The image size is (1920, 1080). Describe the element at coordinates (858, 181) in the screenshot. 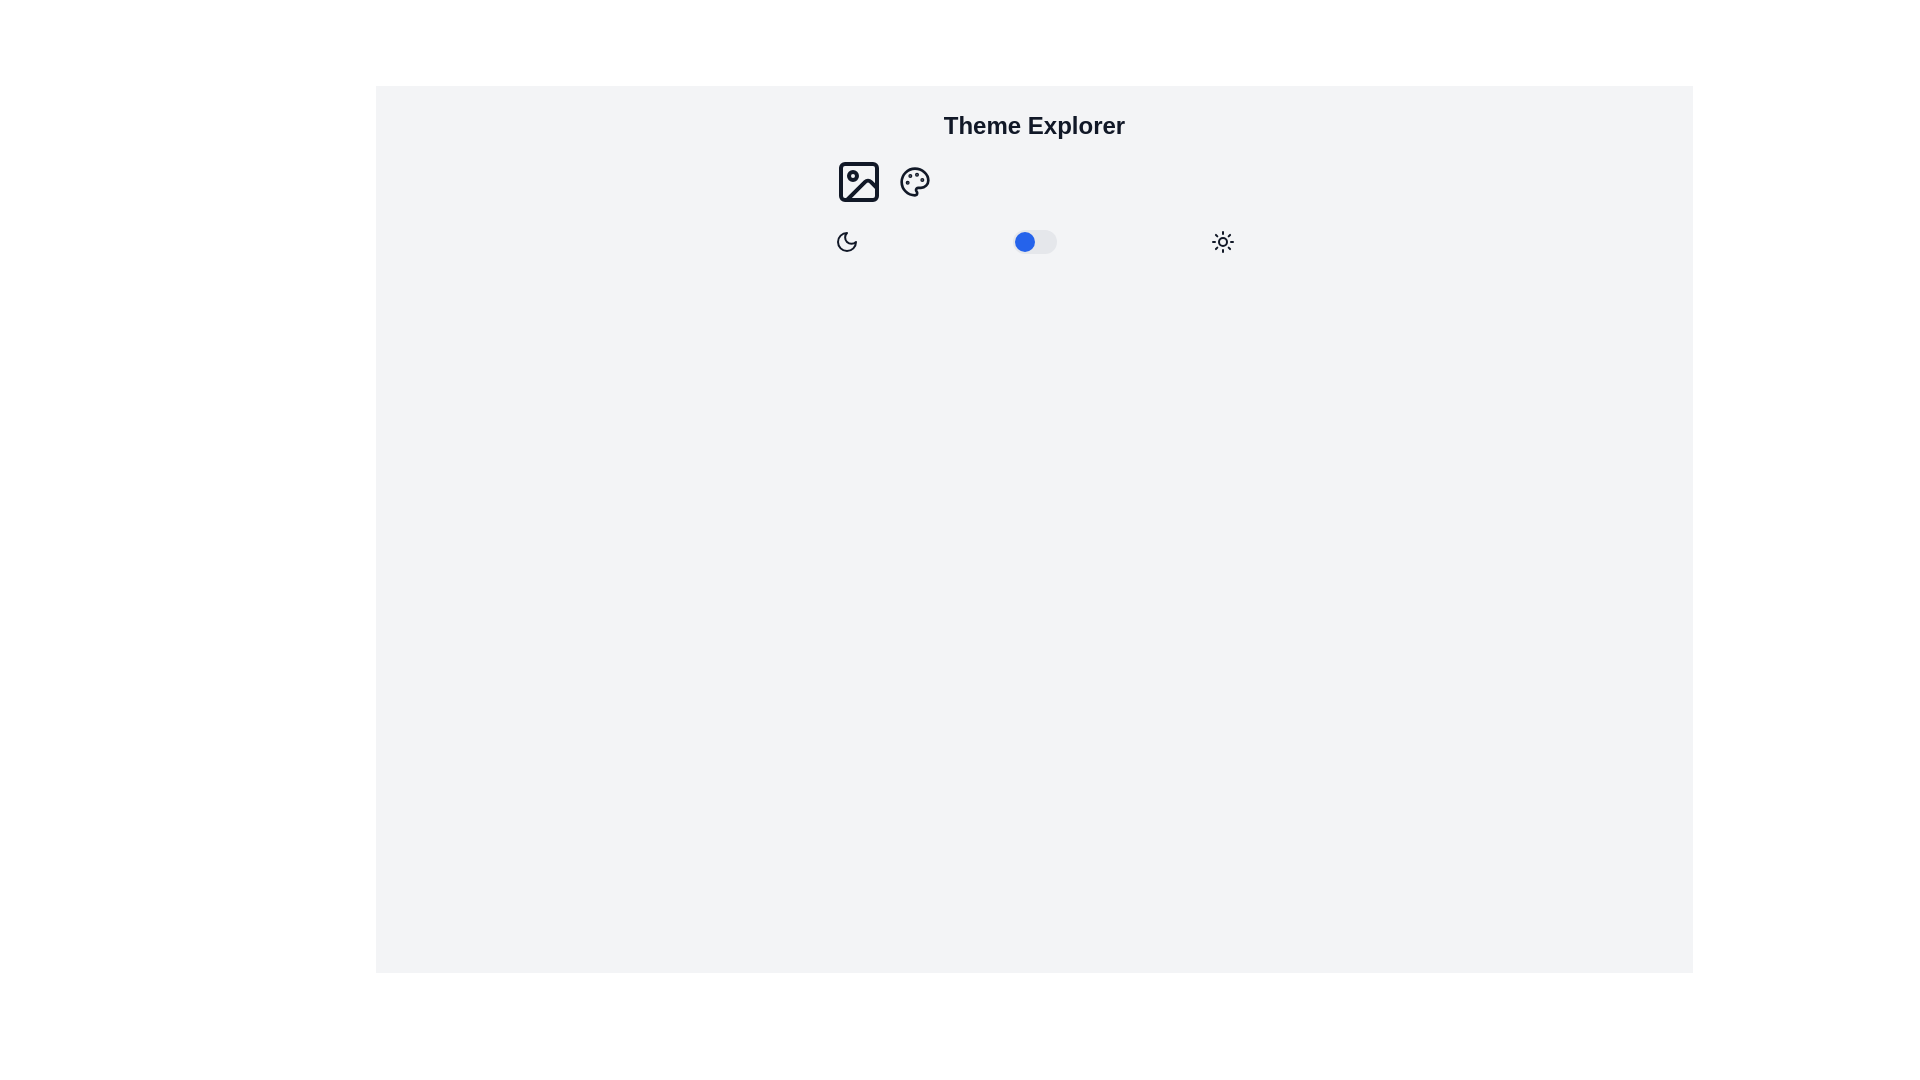

I see `the first icon located on the leftmost side of the horizontal group of icons under 'Theme Explorer'` at that location.